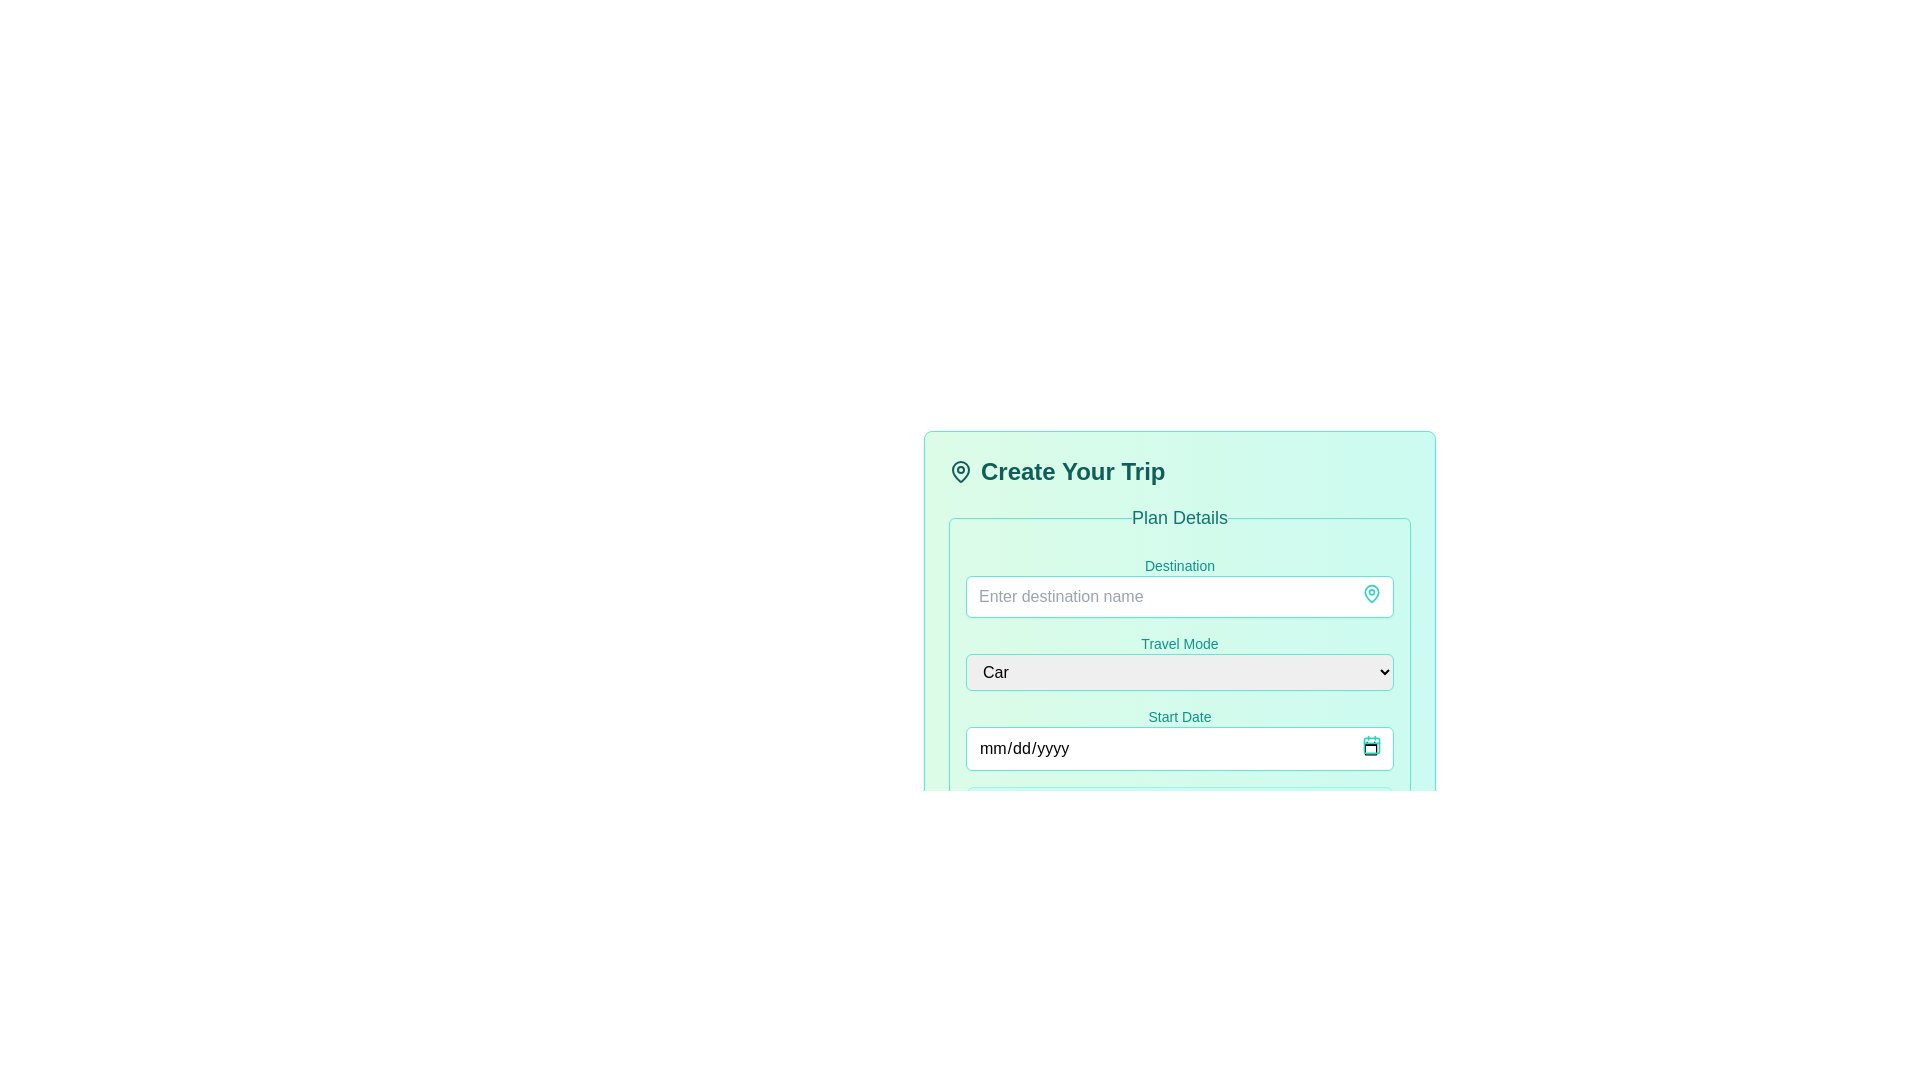 This screenshot has height=1080, width=1920. What do you see at coordinates (1371, 744) in the screenshot?
I see `the calendar icon located in the bottom right corner of the 'Start Date' input field` at bounding box center [1371, 744].